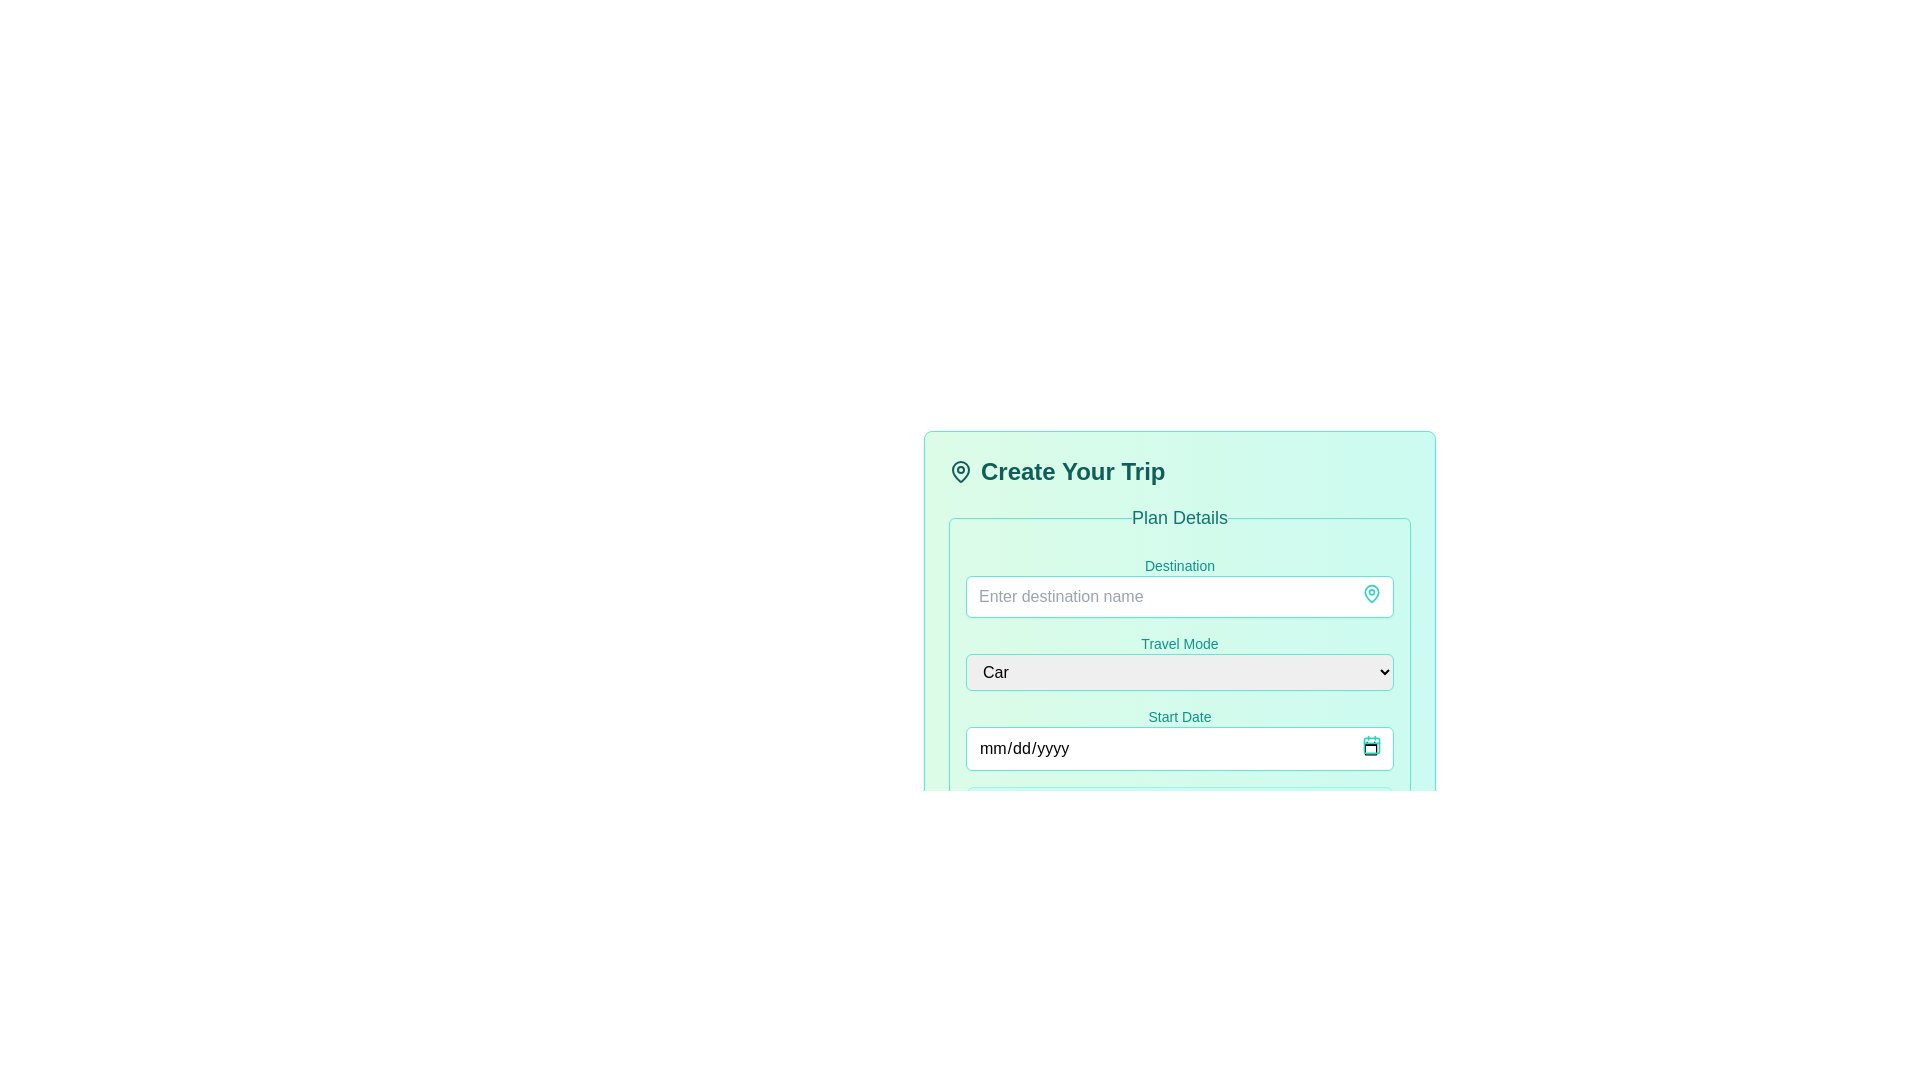 This screenshot has height=1080, width=1920. What do you see at coordinates (1371, 744) in the screenshot?
I see `the calendar icon located in the bottom right corner of the 'Start Date' input field` at bounding box center [1371, 744].